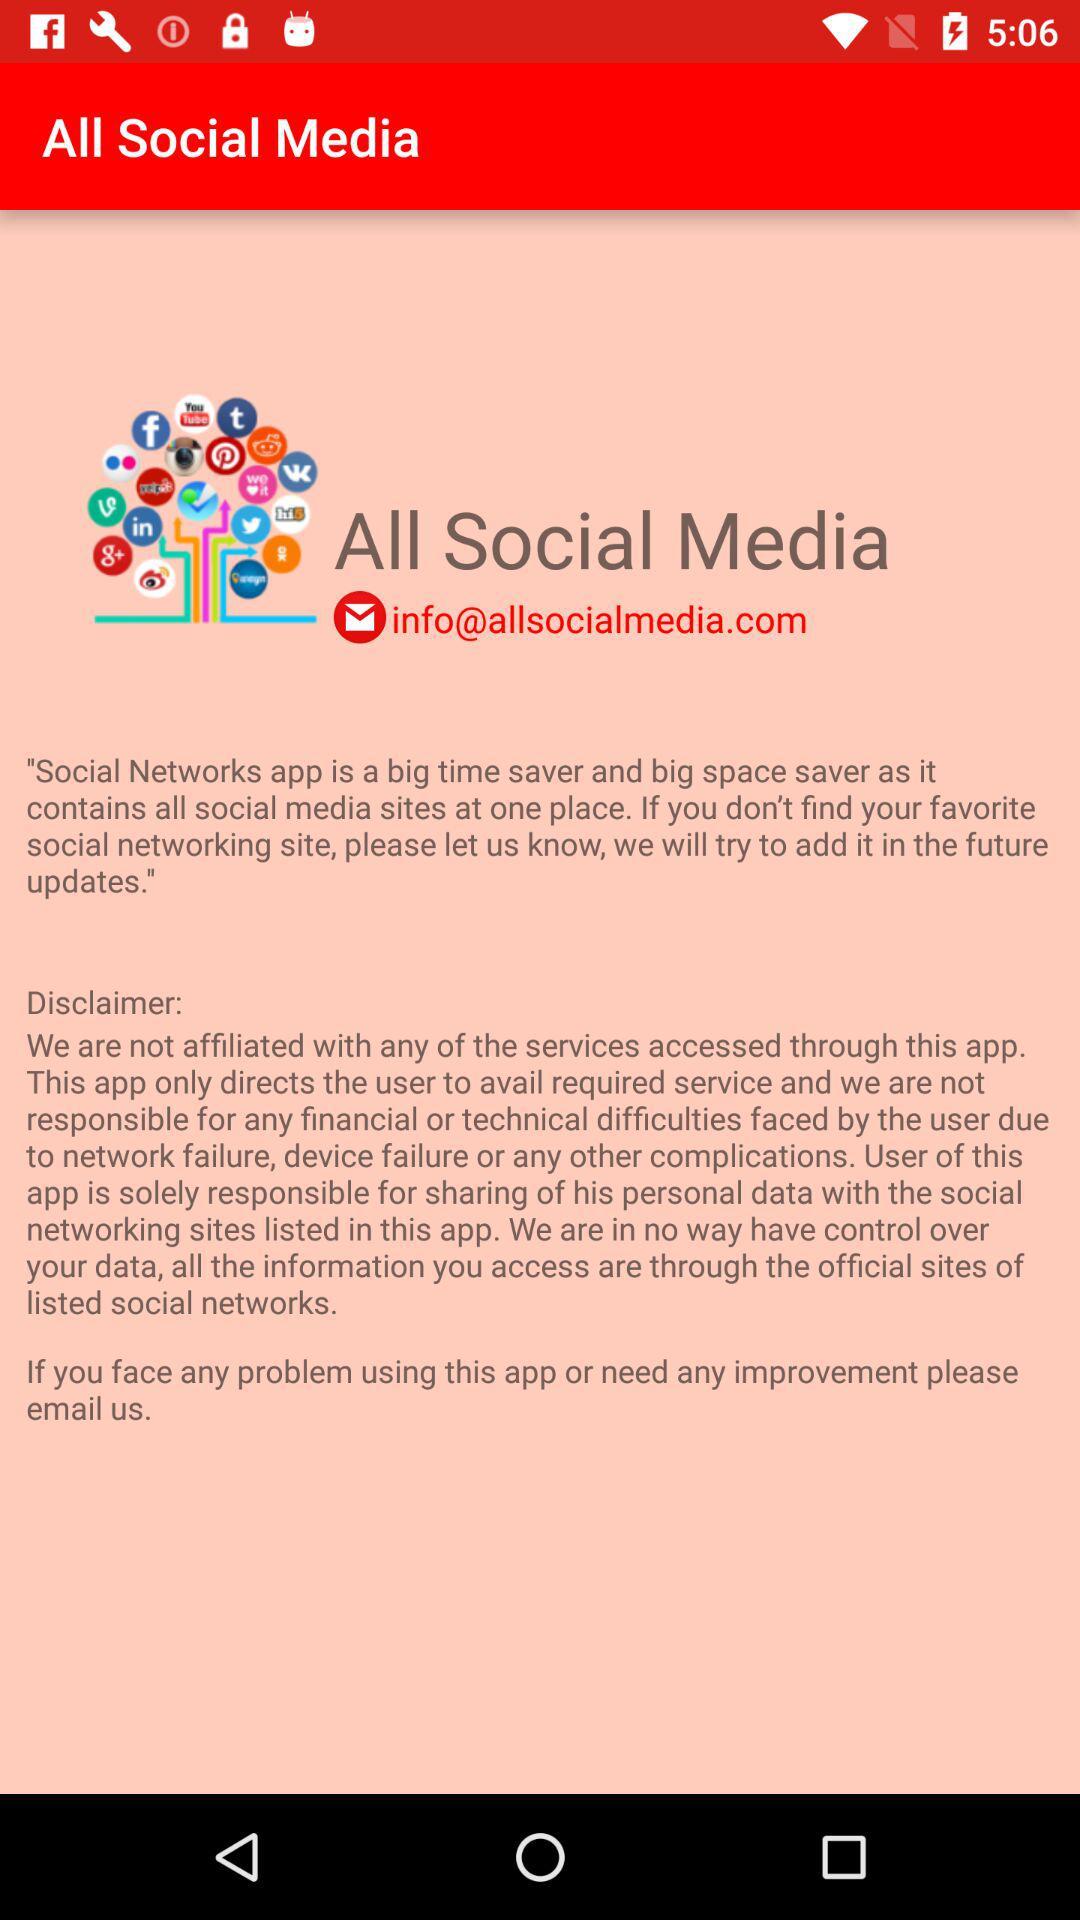 The image size is (1080, 1920). I want to click on the email icon, so click(358, 616).